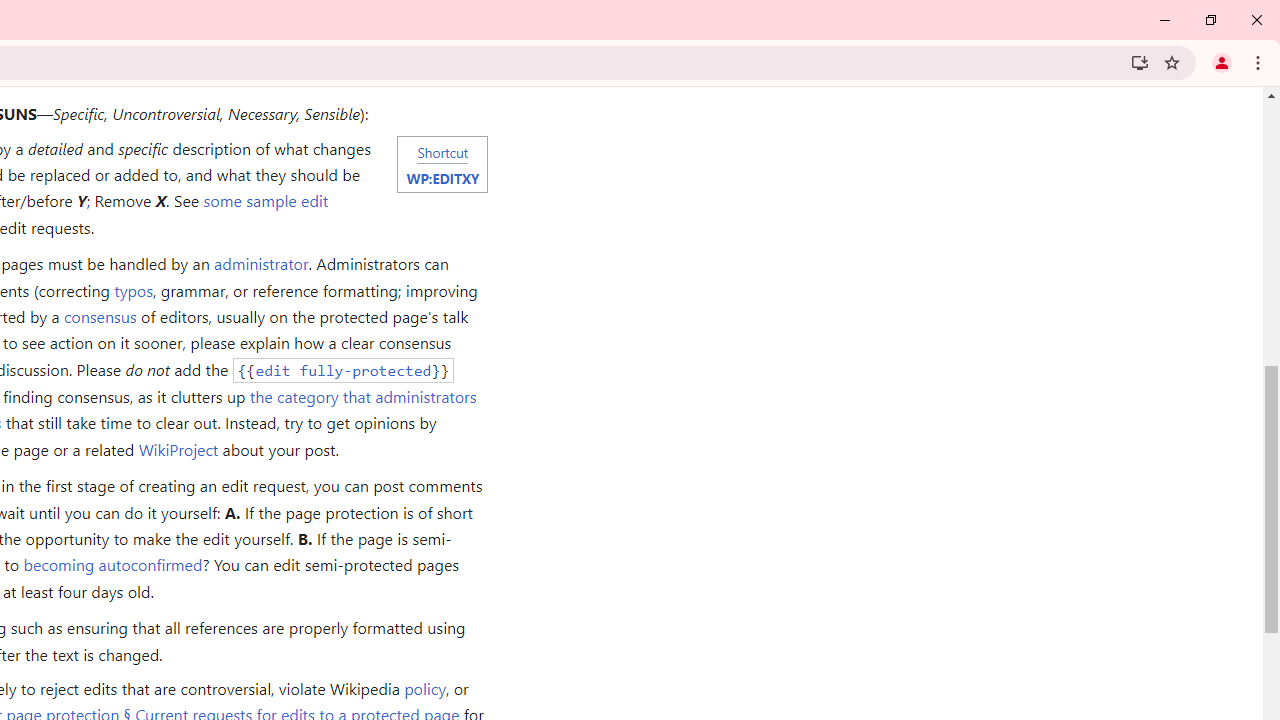  What do you see at coordinates (178, 447) in the screenshot?
I see `'WikiProject'` at bounding box center [178, 447].